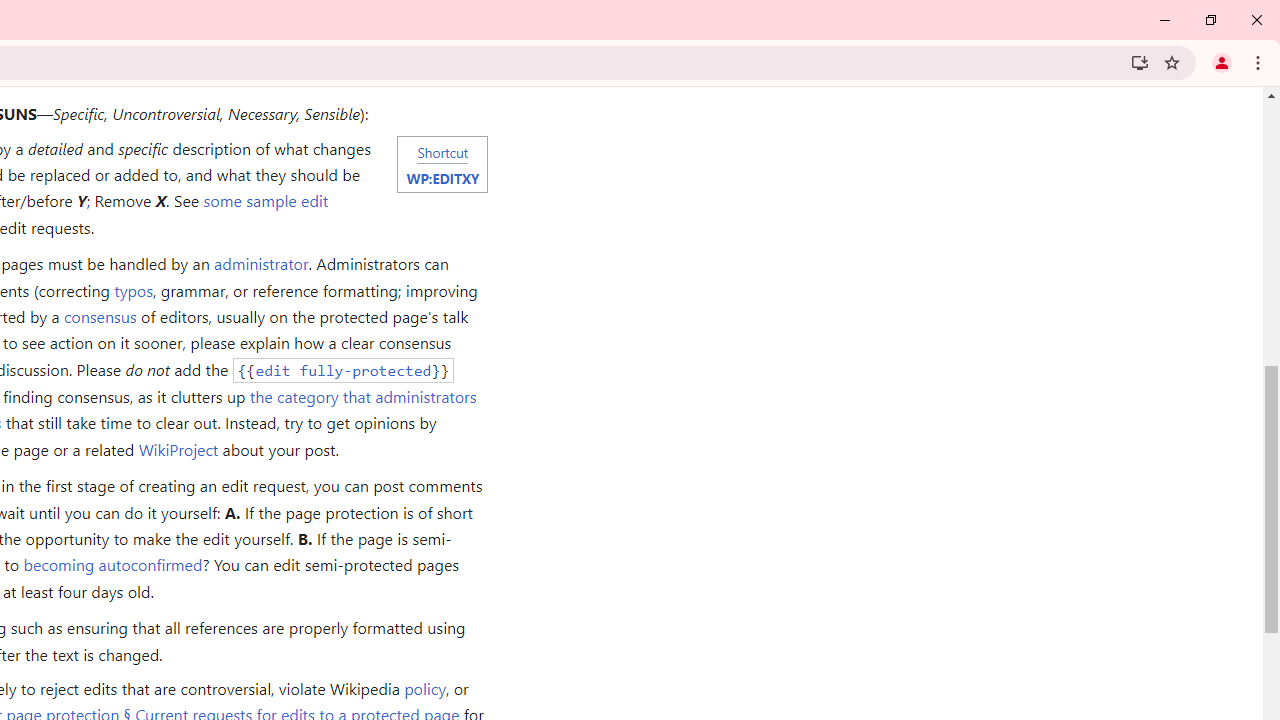  What do you see at coordinates (178, 447) in the screenshot?
I see `'WikiProject'` at bounding box center [178, 447].